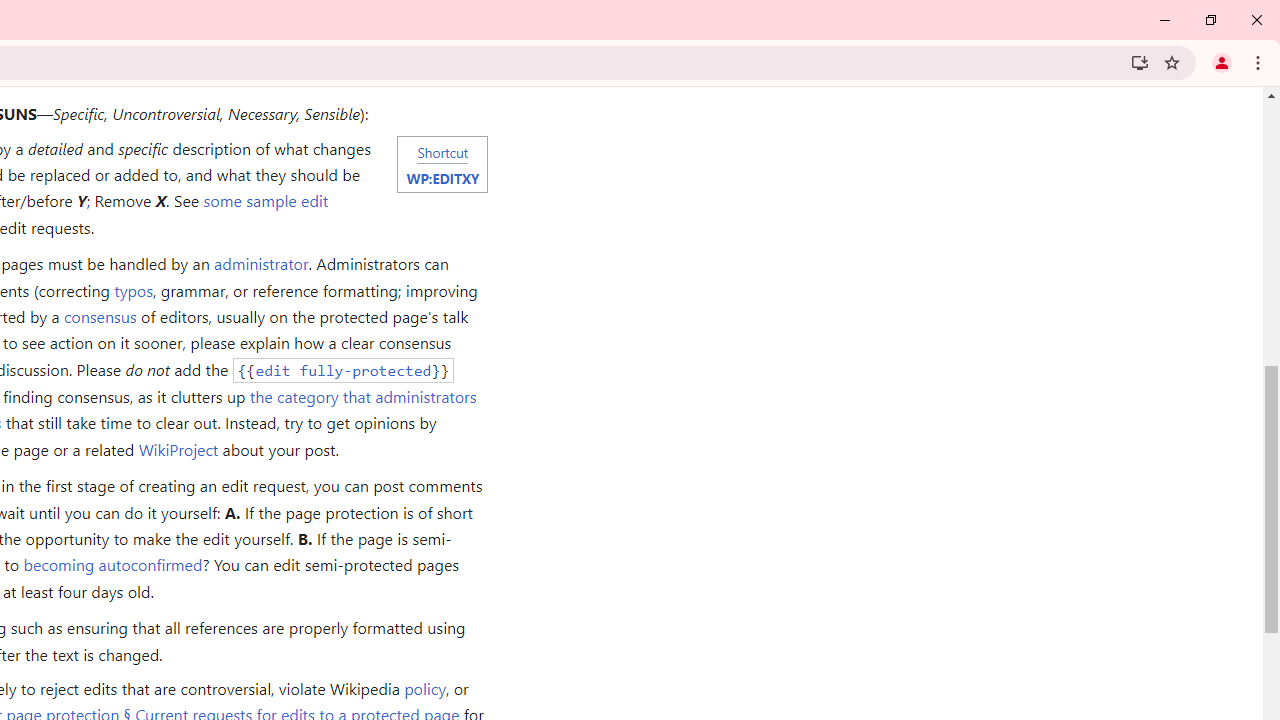  What do you see at coordinates (178, 447) in the screenshot?
I see `'WikiProject'` at bounding box center [178, 447].